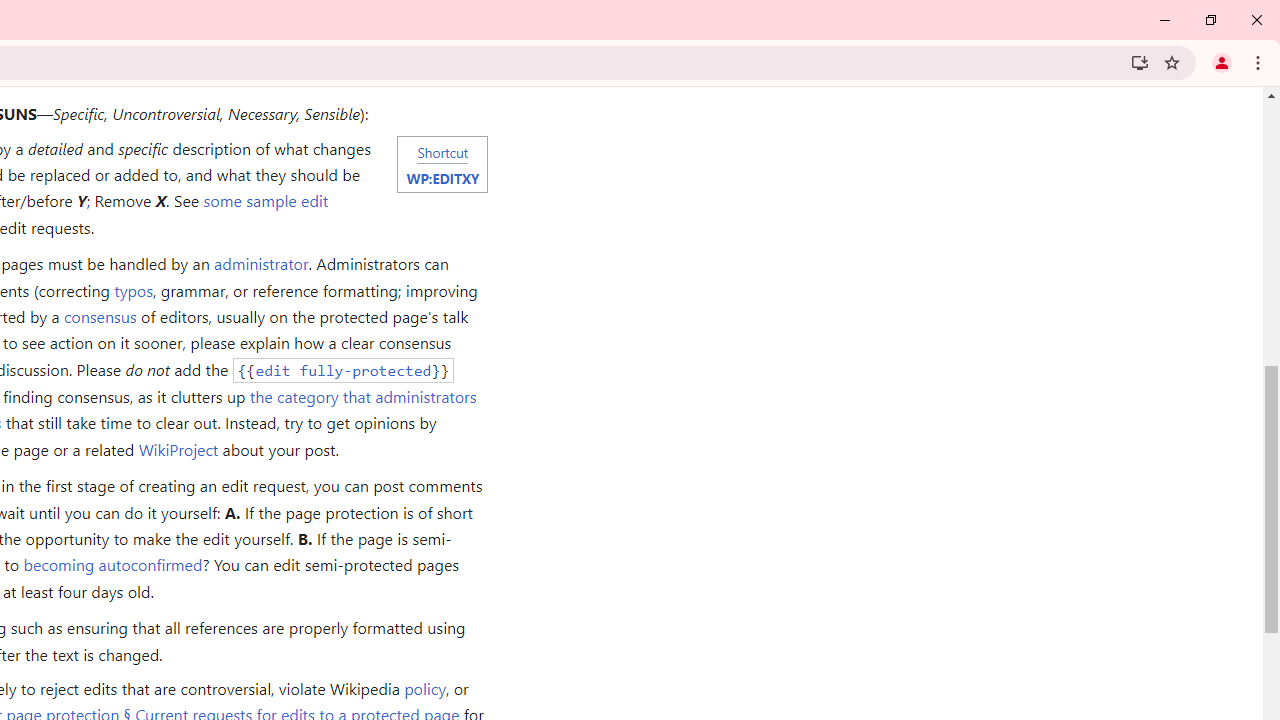  What do you see at coordinates (178, 447) in the screenshot?
I see `'WikiProject'` at bounding box center [178, 447].